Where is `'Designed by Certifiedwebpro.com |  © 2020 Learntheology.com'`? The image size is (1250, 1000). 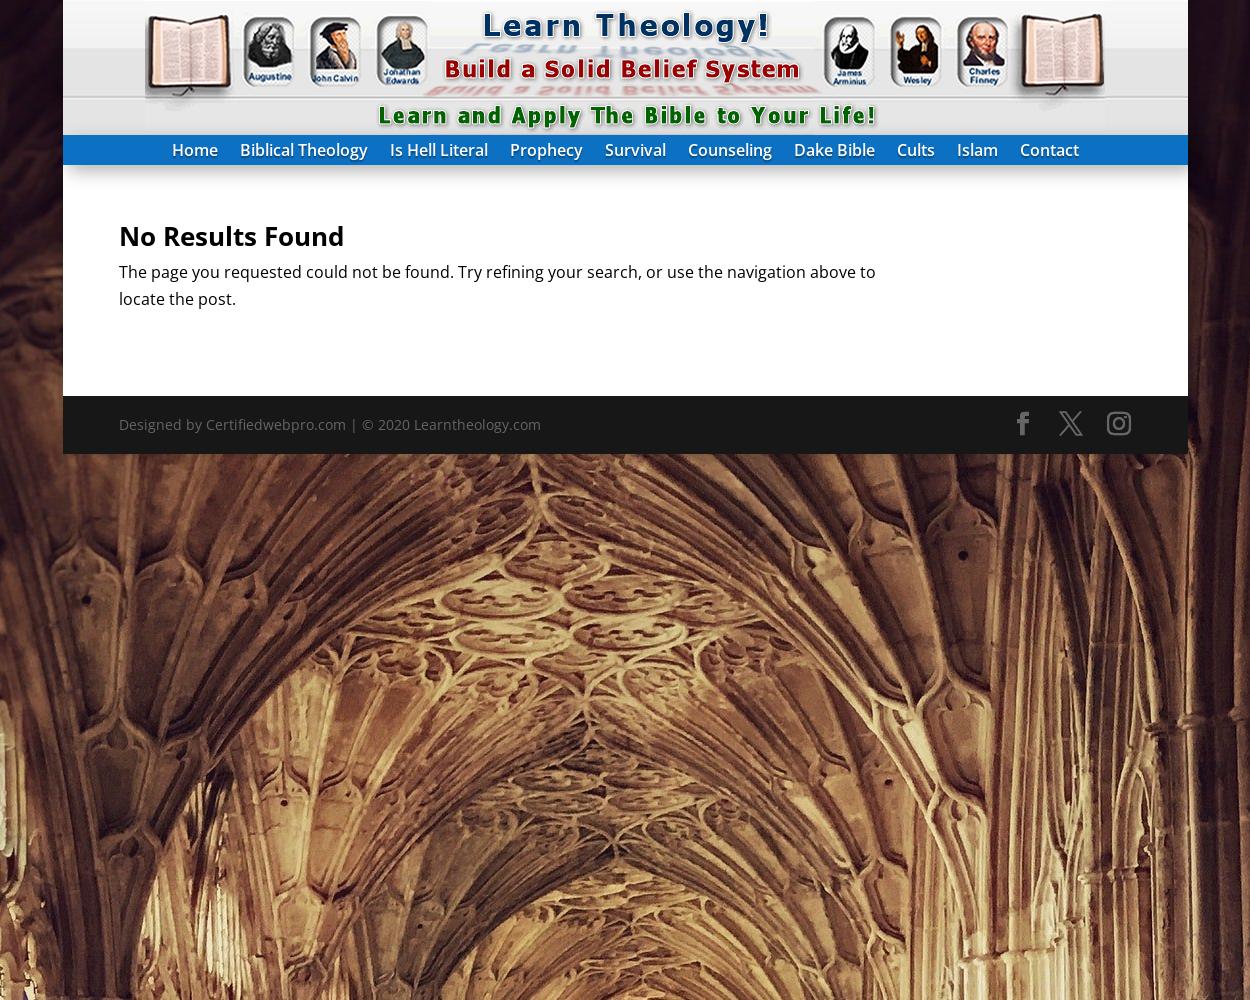
'Designed by Certifiedwebpro.com |  © 2020 Learntheology.com' is located at coordinates (328, 424).